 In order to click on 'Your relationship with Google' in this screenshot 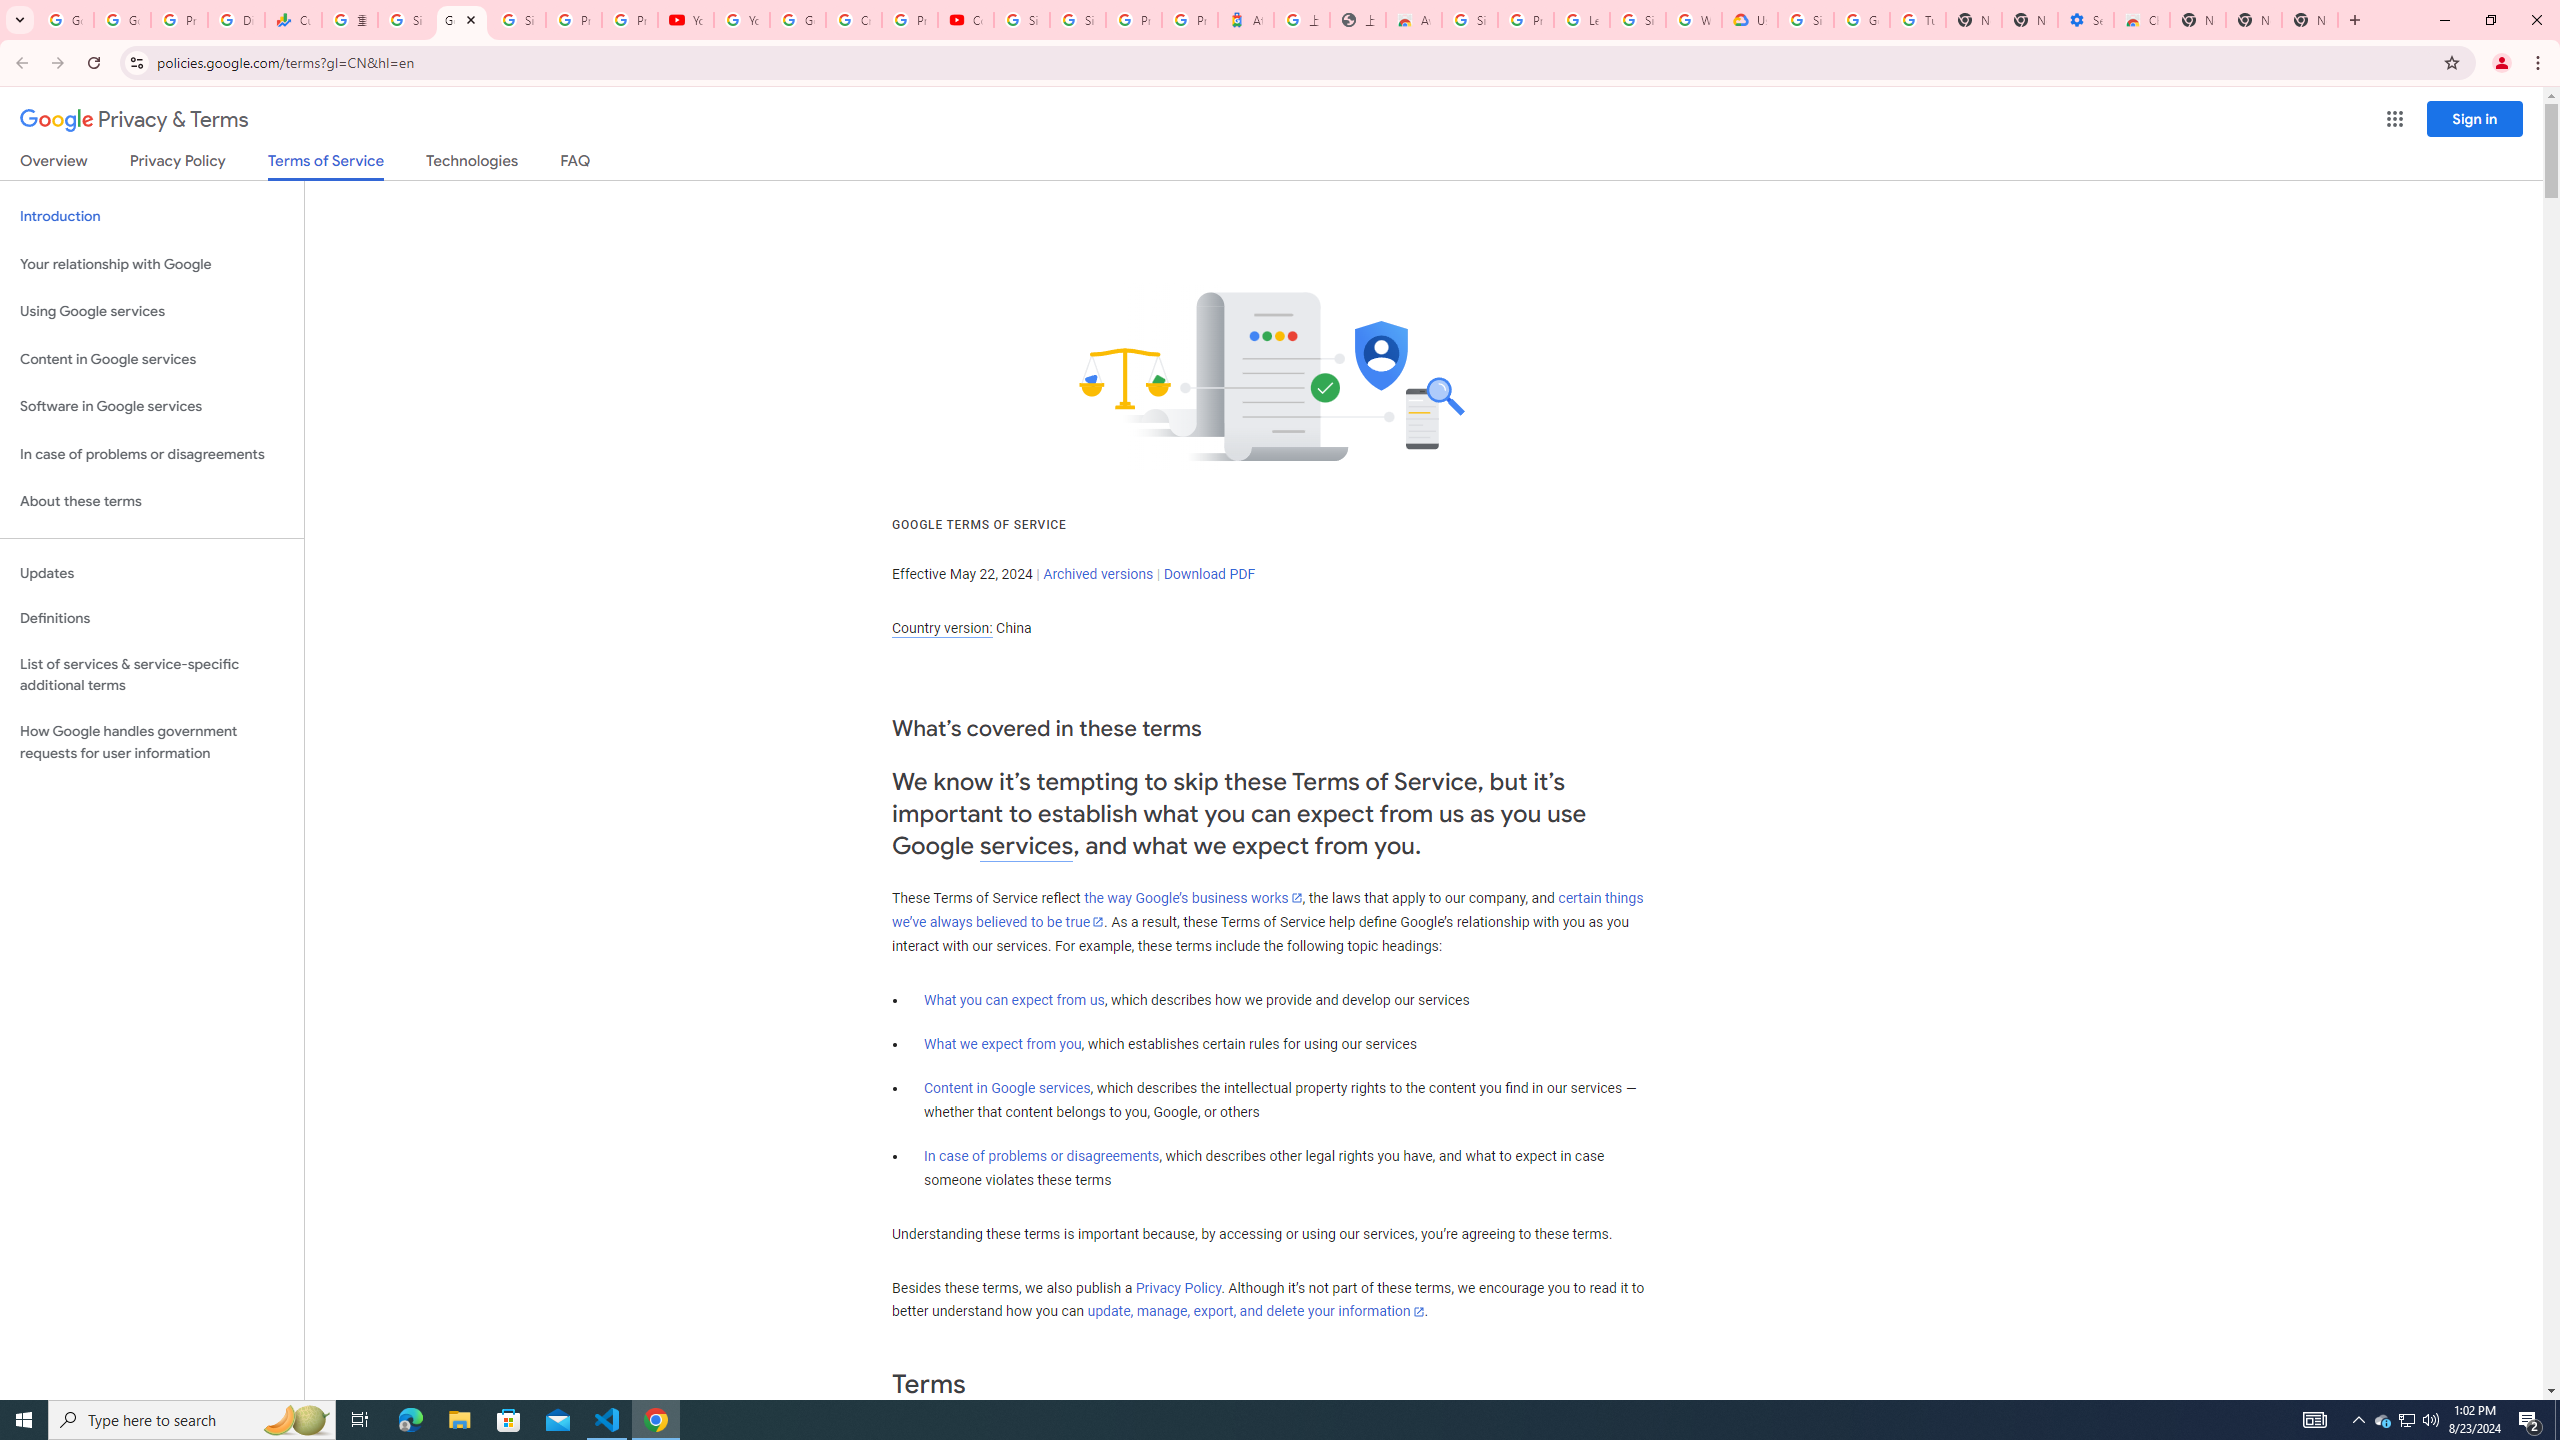, I will do `click(151, 264)`.